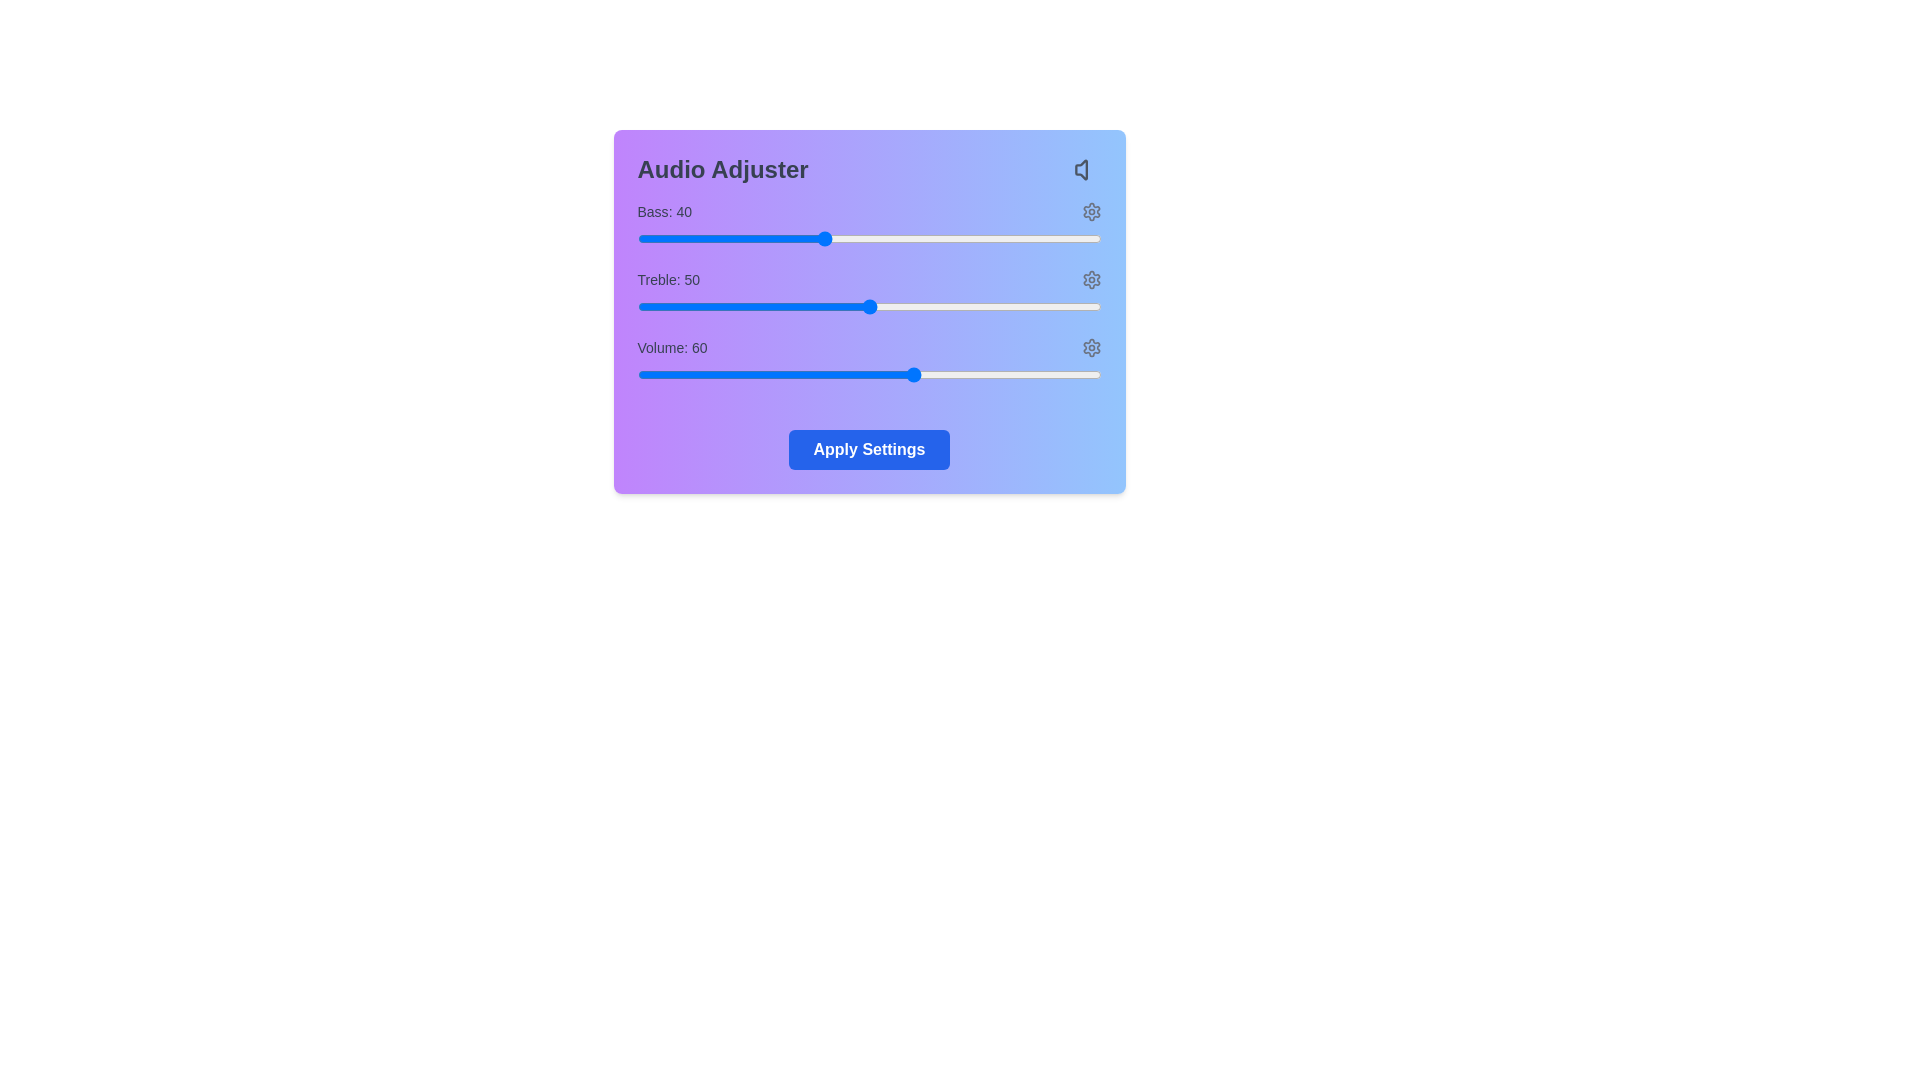  What do you see at coordinates (869, 307) in the screenshot?
I see `the treble range slider, which is the second element` at bounding box center [869, 307].